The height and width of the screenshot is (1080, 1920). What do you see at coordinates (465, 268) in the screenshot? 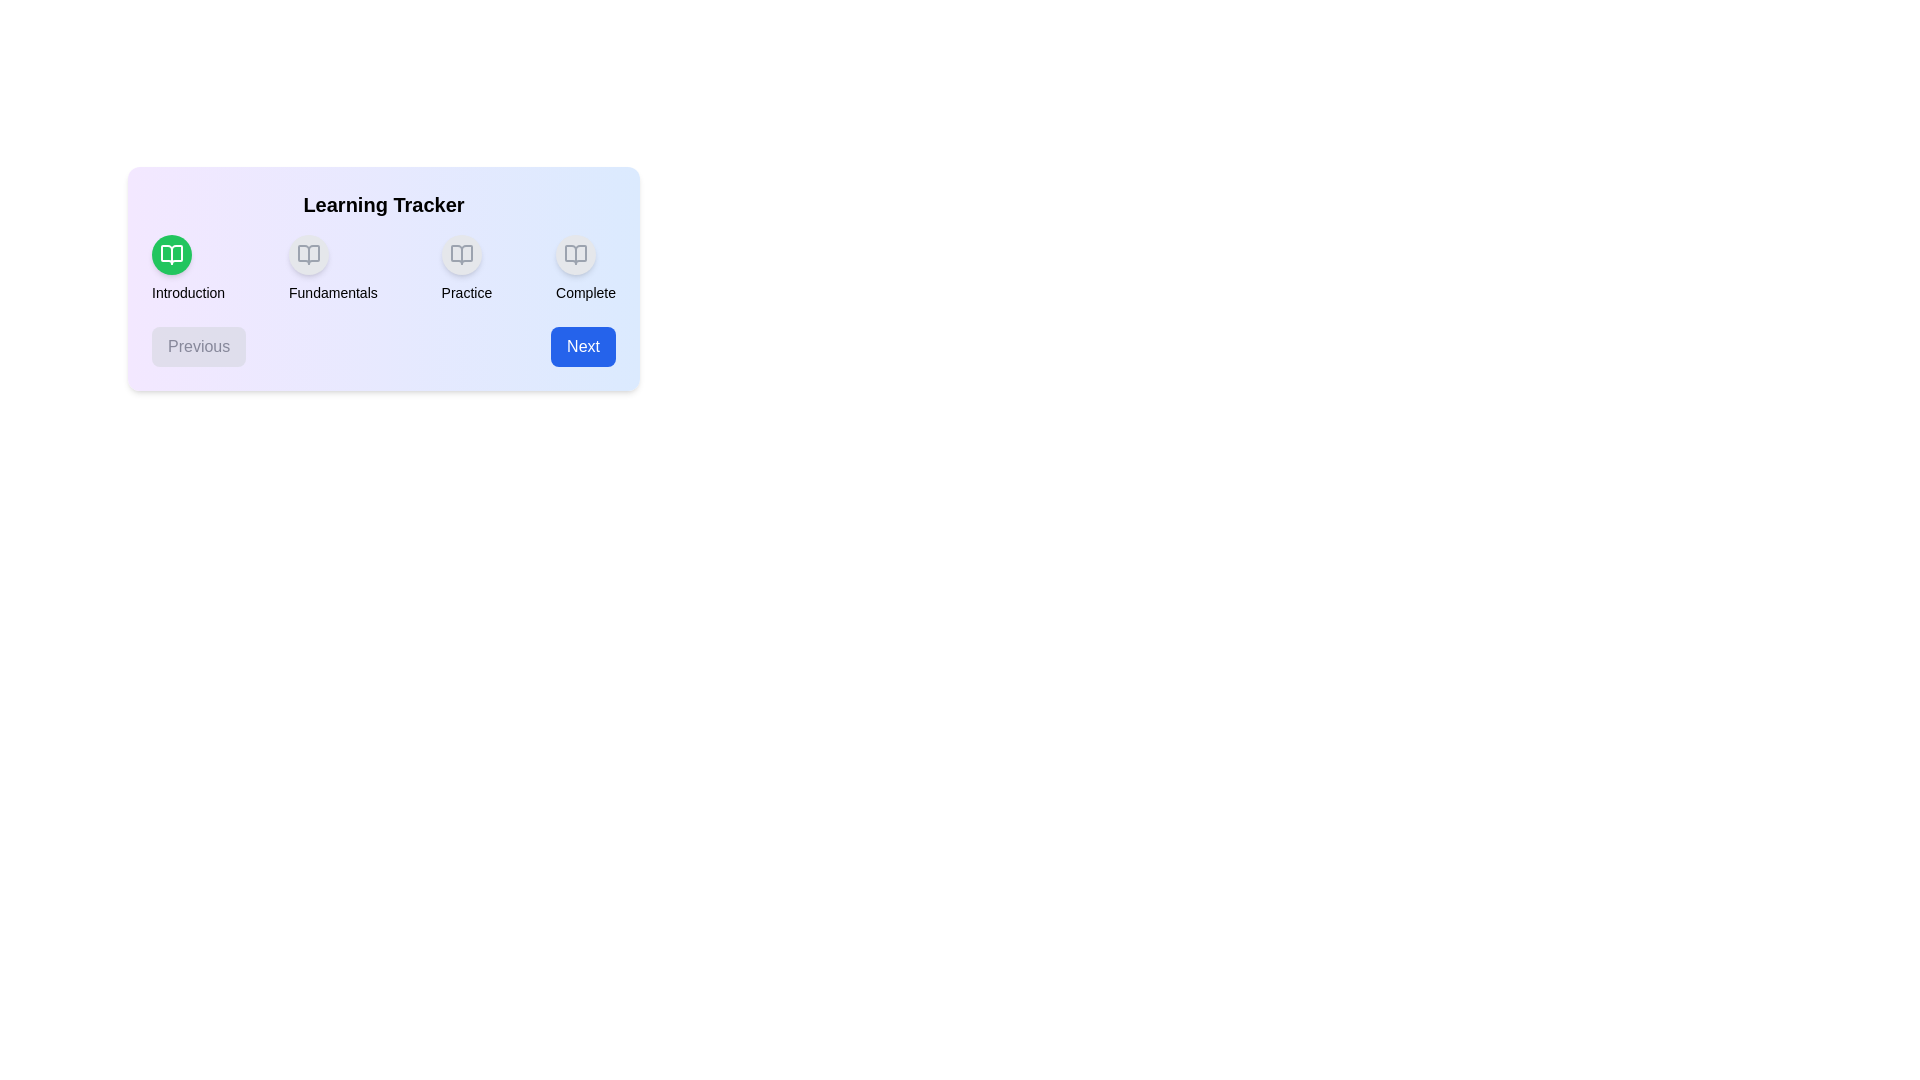
I see `the 'Practice' stage element` at bounding box center [465, 268].